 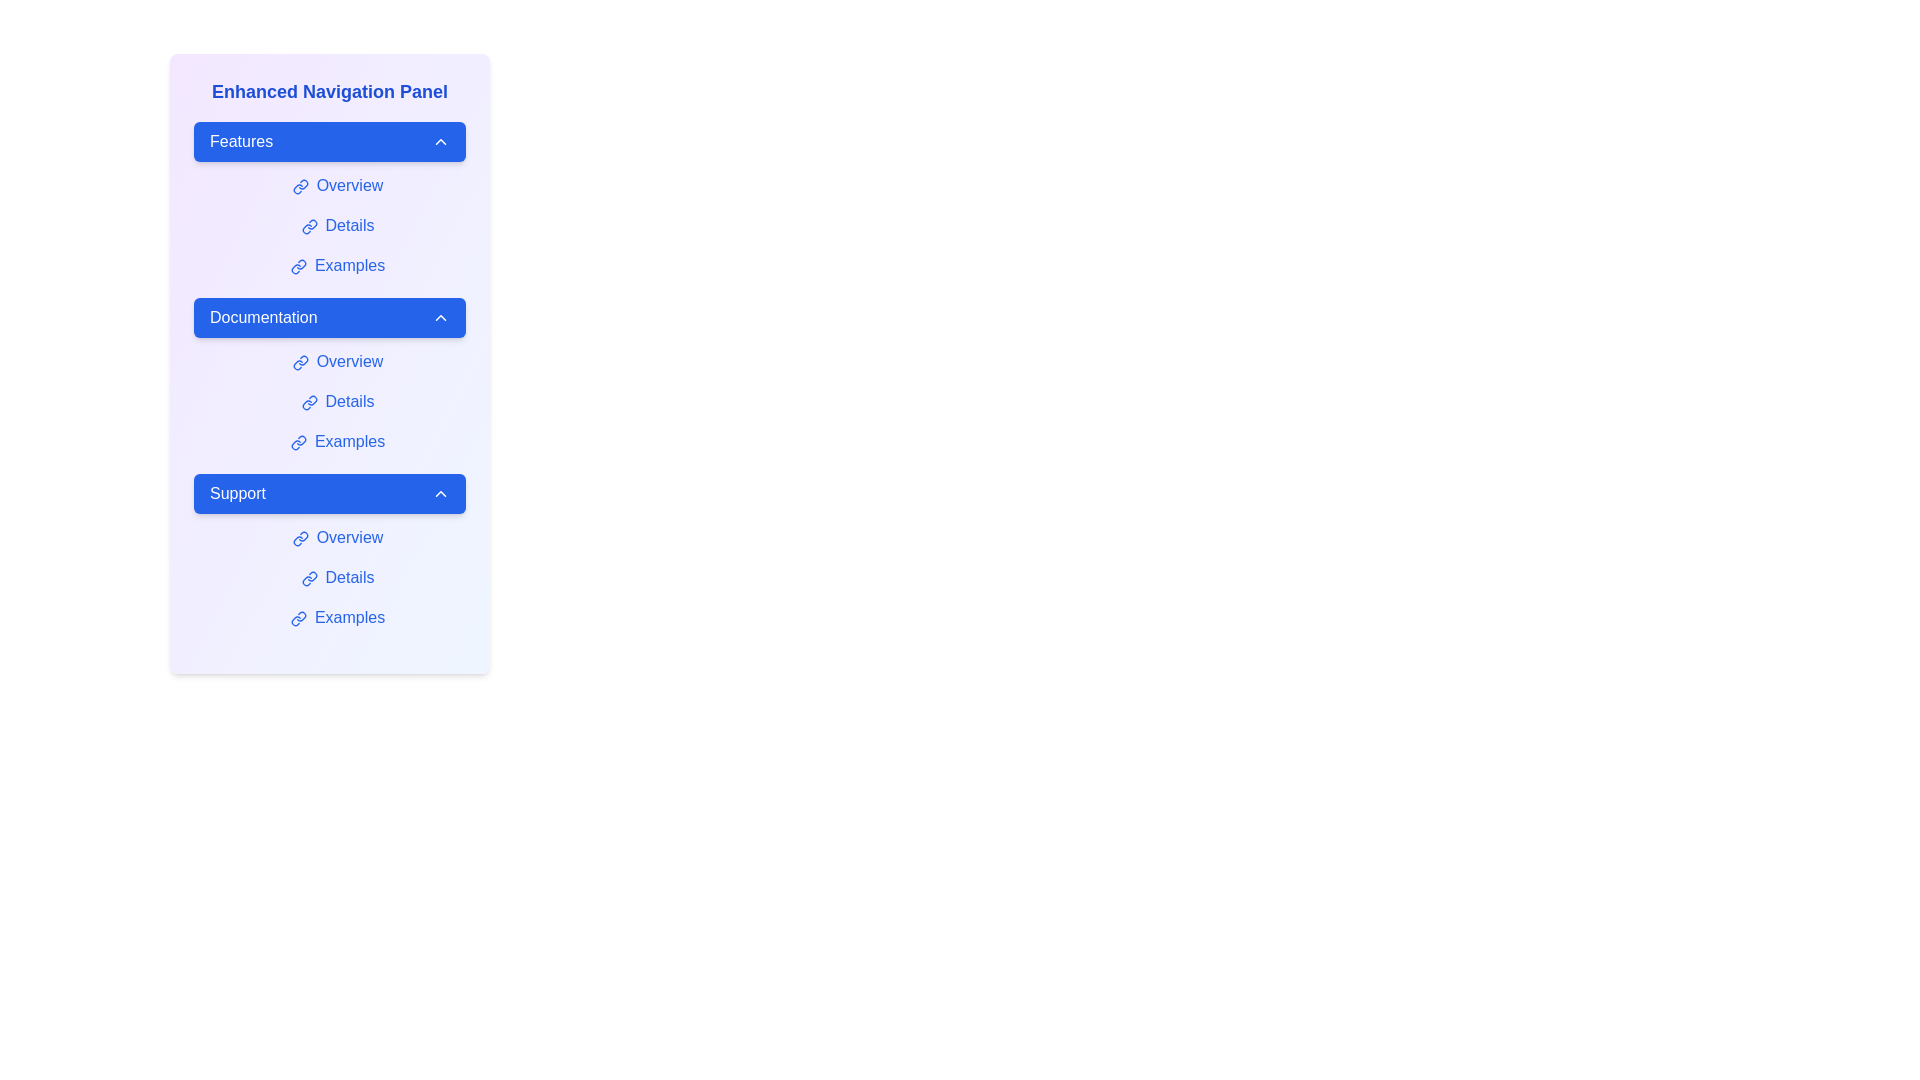 I want to click on the 'Support Details' hyperlink located in the 'Support' collapsible panel, positioned as the second item in the vertical list, so click(x=337, y=578).